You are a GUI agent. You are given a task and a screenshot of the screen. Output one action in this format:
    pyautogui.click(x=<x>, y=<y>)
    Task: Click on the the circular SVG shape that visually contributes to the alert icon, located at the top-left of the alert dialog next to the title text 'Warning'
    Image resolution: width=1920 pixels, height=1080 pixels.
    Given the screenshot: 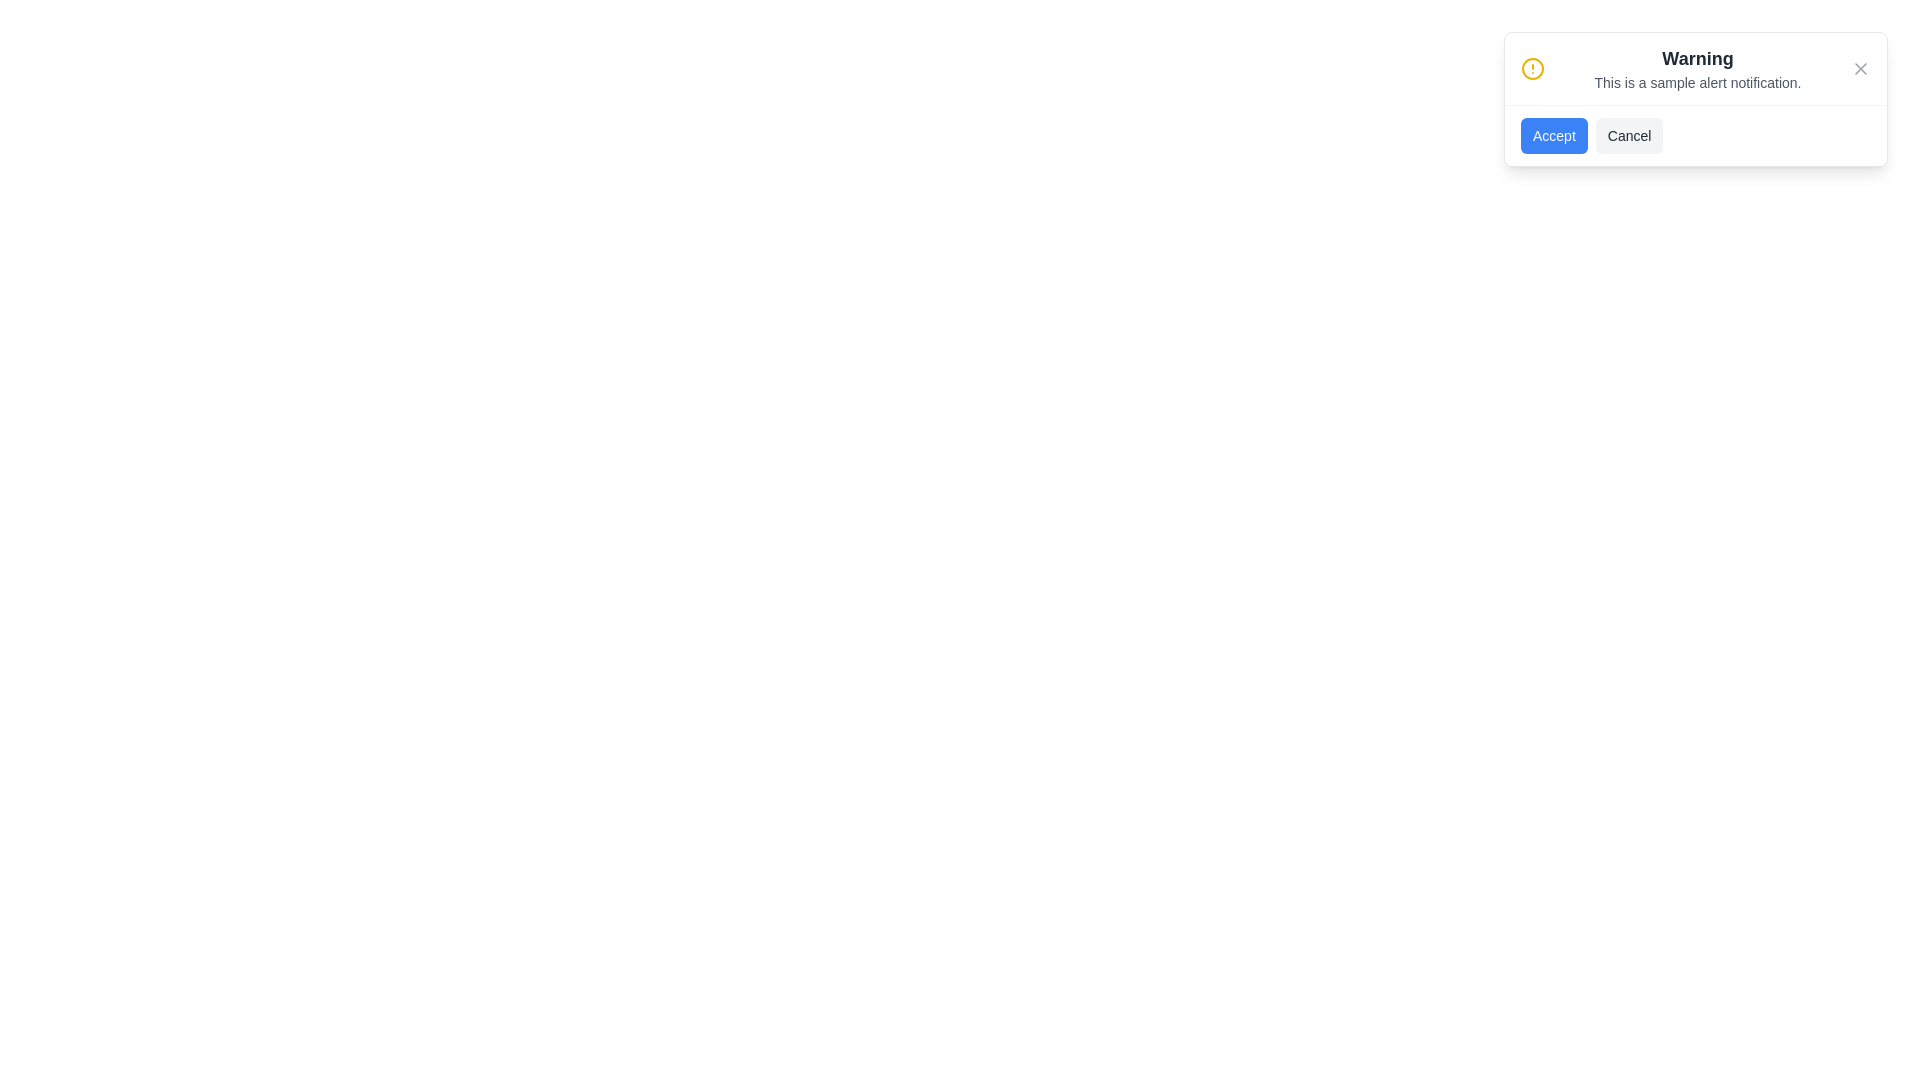 What is the action you would take?
    pyautogui.click(x=1531, y=68)
    